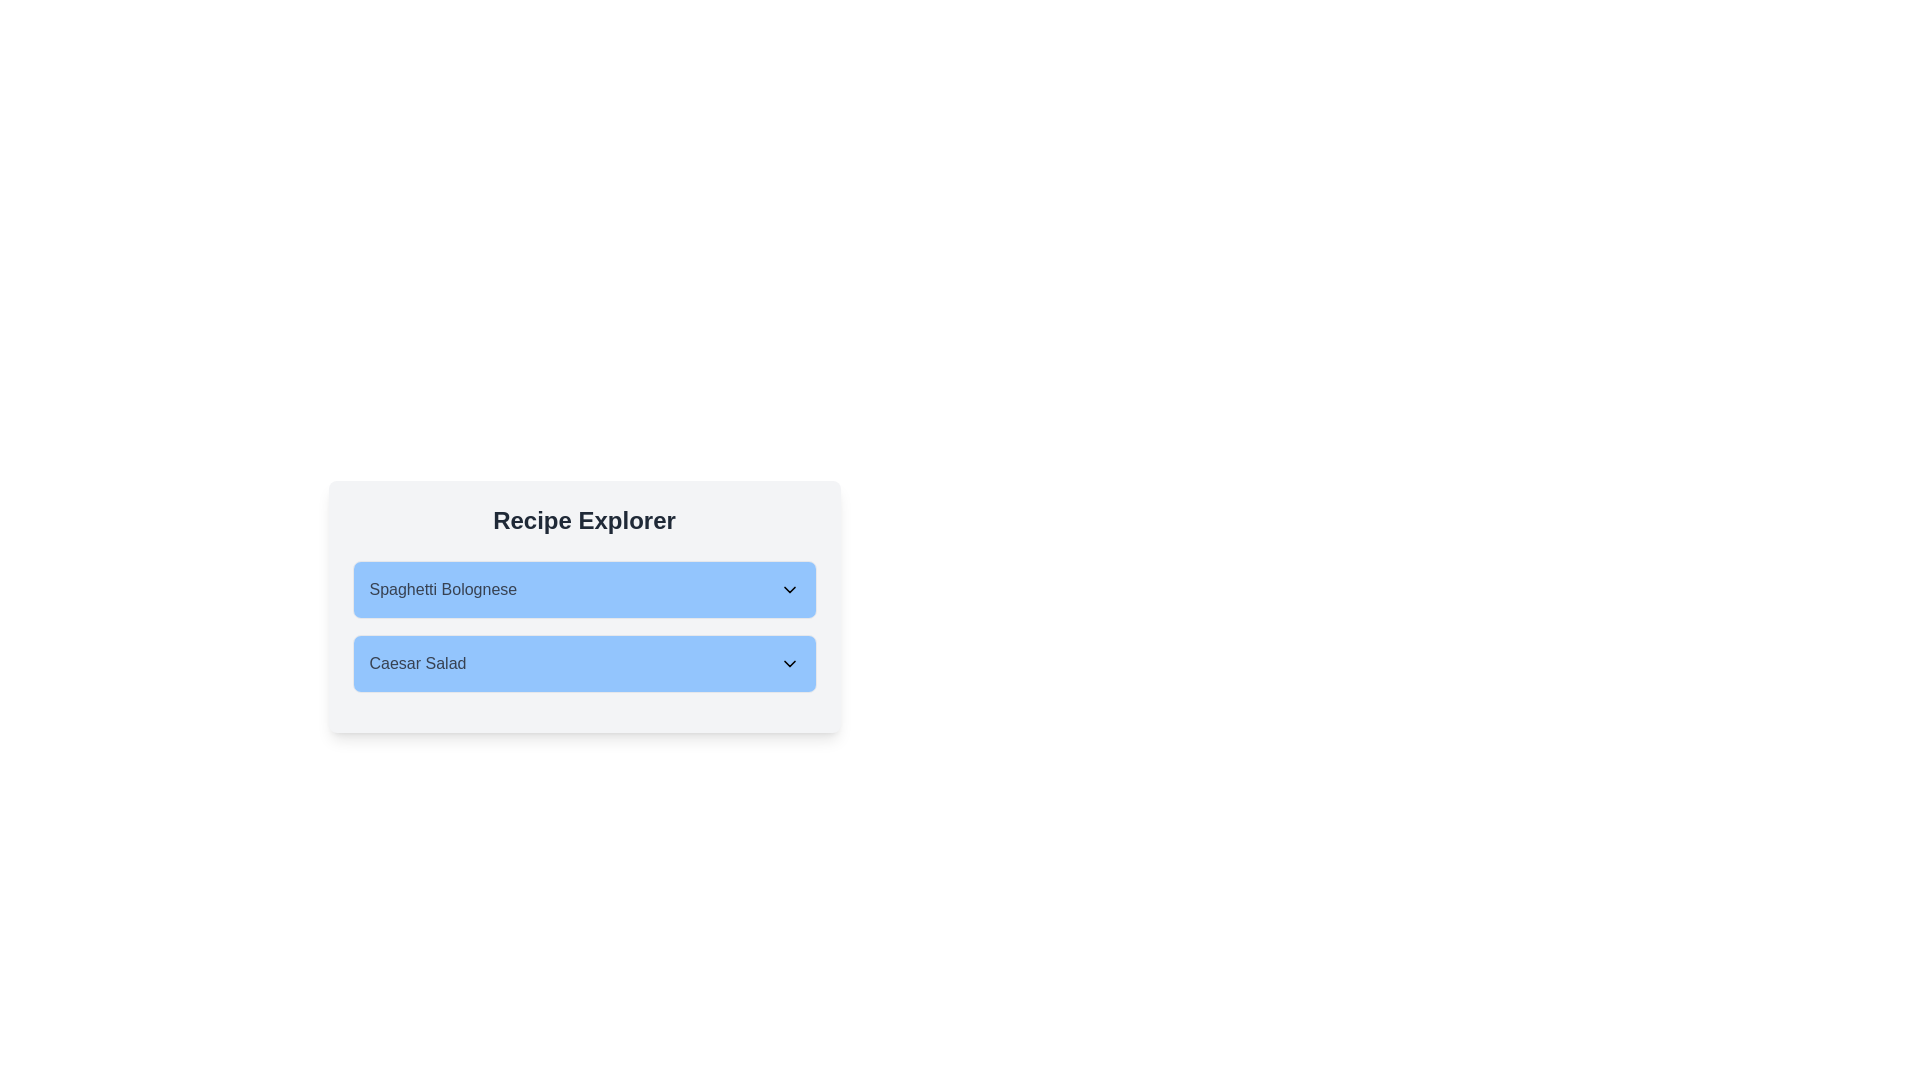 This screenshot has height=1080, width=1920. I want to click on the first item in the dropdown list labeled 'Spaghetti Bolognese', so click(583, 589).